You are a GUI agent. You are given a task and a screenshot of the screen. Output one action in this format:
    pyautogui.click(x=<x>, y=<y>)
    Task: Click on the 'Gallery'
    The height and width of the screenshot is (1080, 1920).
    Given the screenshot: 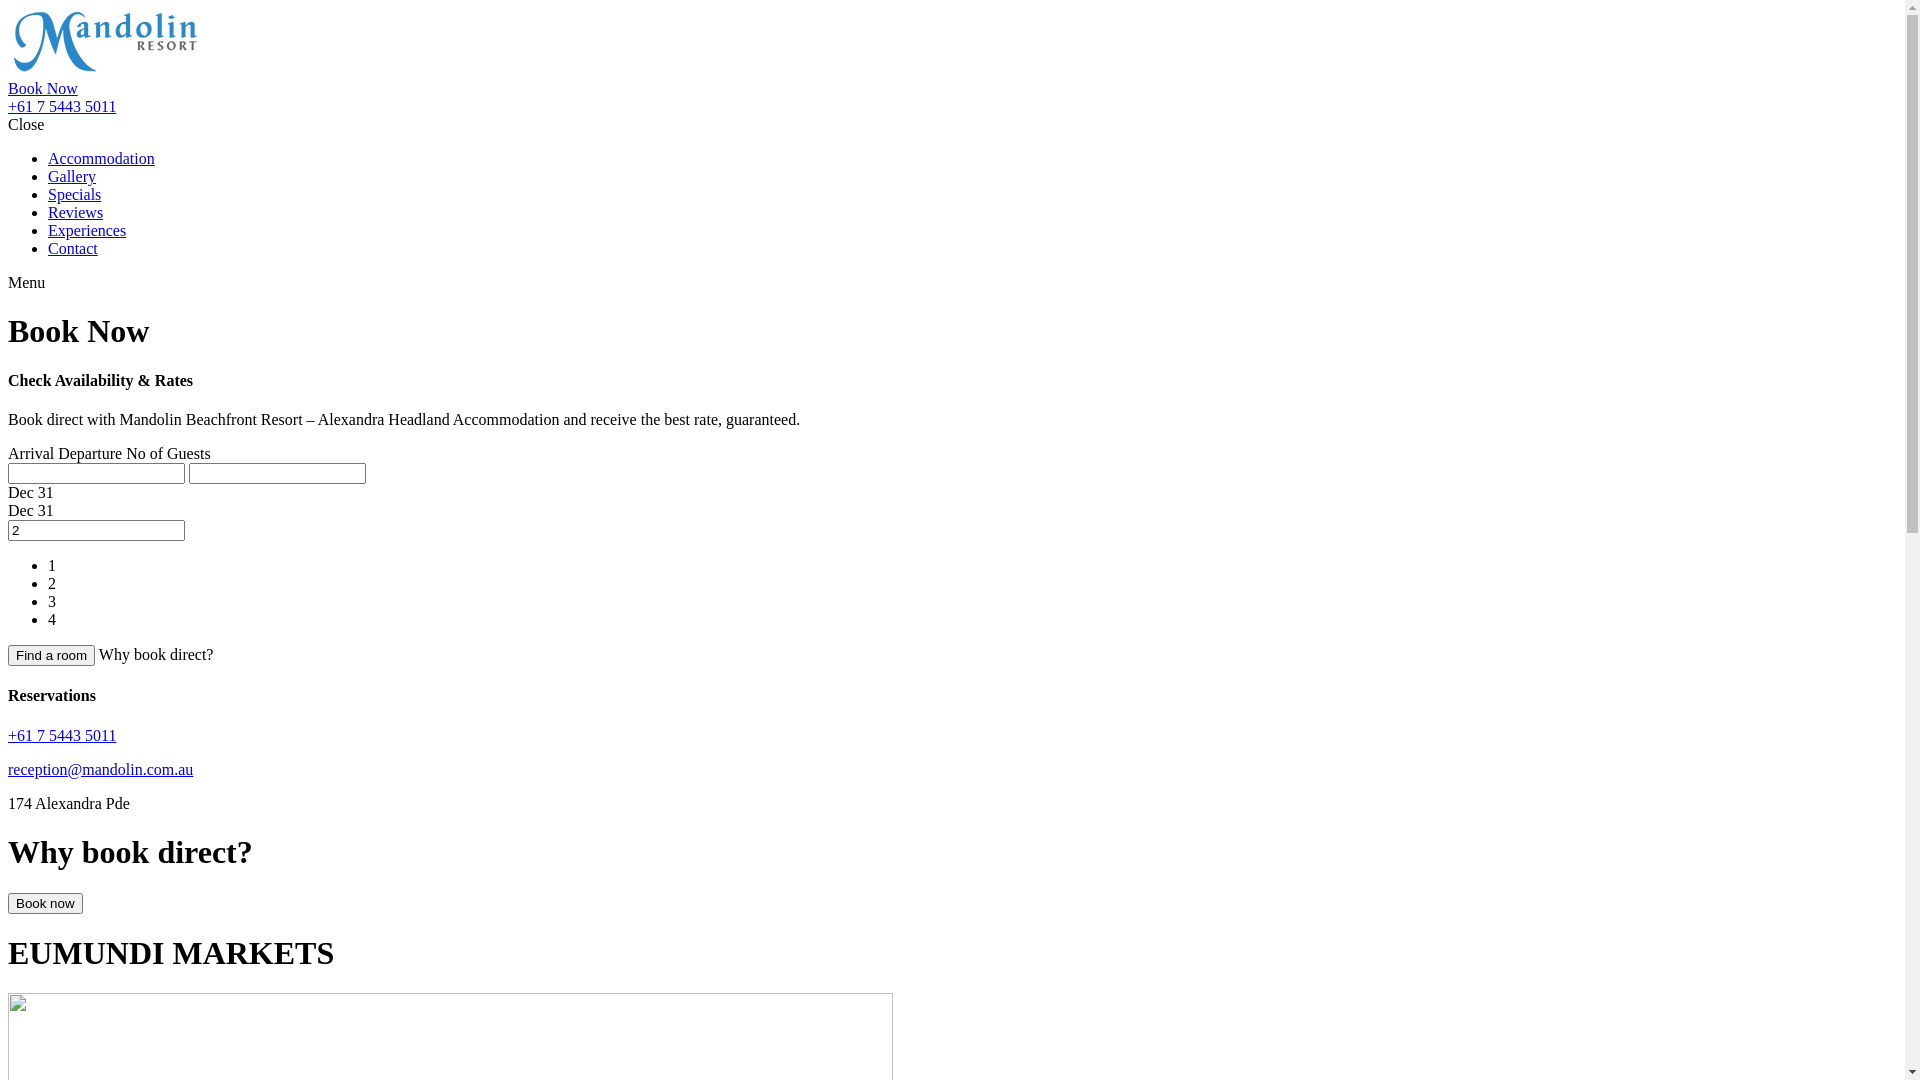 What is the action you would take?
    pyautogui.click(x=48, y=175)
    